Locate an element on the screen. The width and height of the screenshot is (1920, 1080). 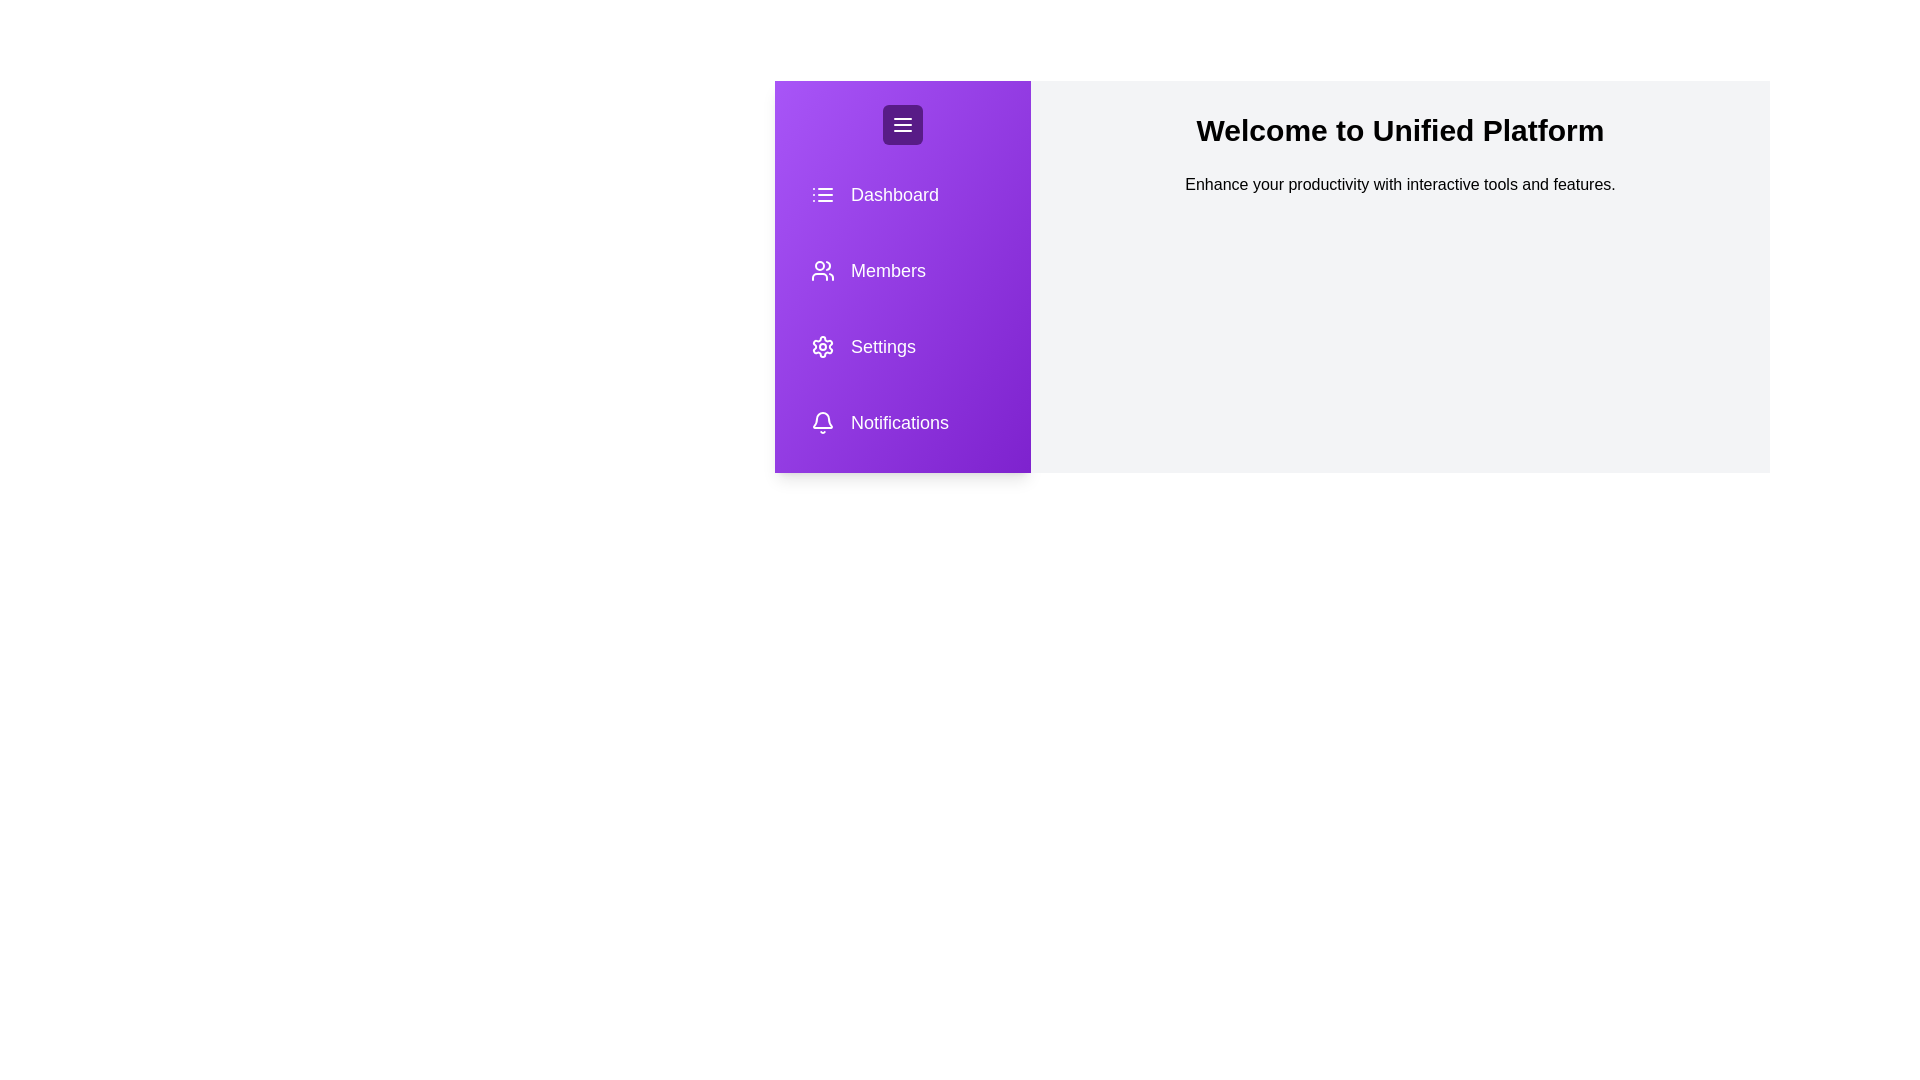
the sidebar item labeled Dashboard is located at coordinates (893, 195).